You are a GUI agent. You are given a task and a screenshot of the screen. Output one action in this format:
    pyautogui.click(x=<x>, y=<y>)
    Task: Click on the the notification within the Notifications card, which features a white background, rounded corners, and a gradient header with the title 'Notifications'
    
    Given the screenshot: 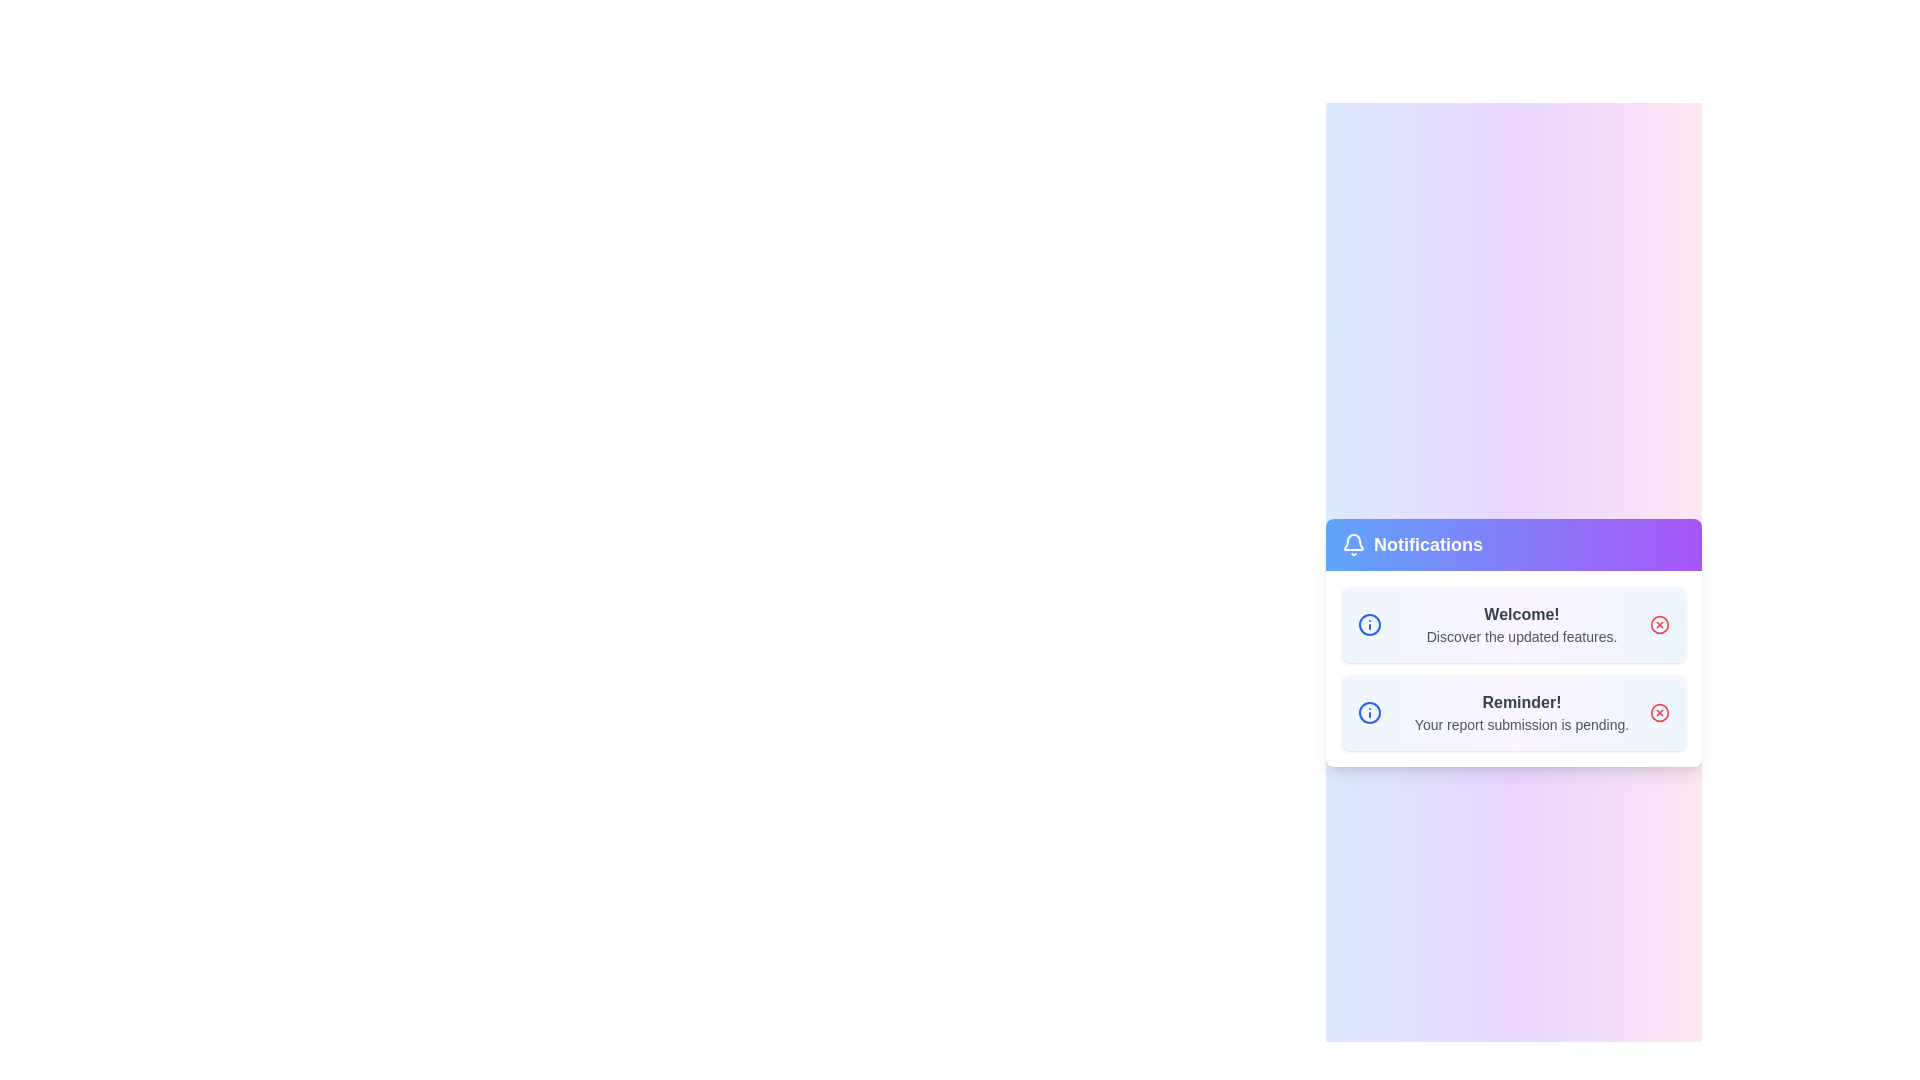 What is the action you would take?
    pyautogui.click(x=1513, y=643)
    